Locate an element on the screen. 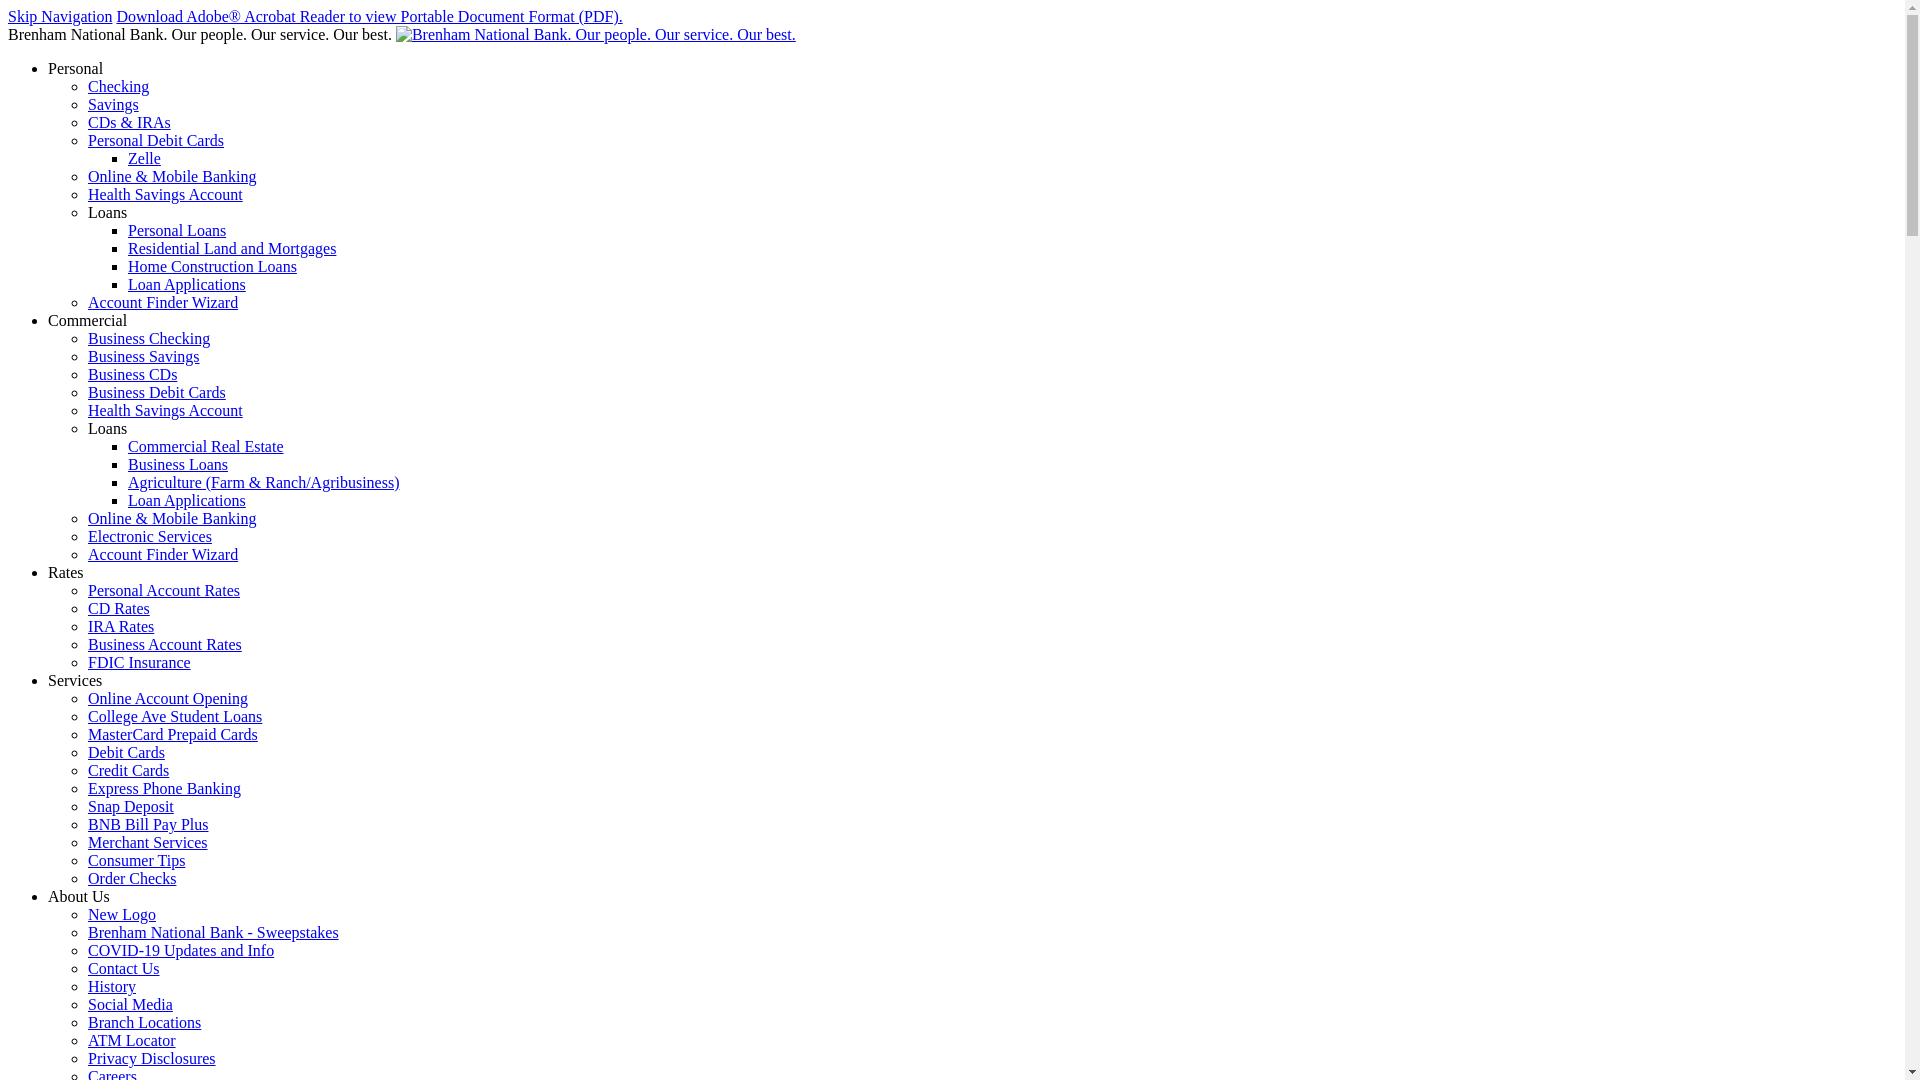 This screenshot has width=1920, height=1080. 'Merchant Services' is located at coordinates (86, 842).